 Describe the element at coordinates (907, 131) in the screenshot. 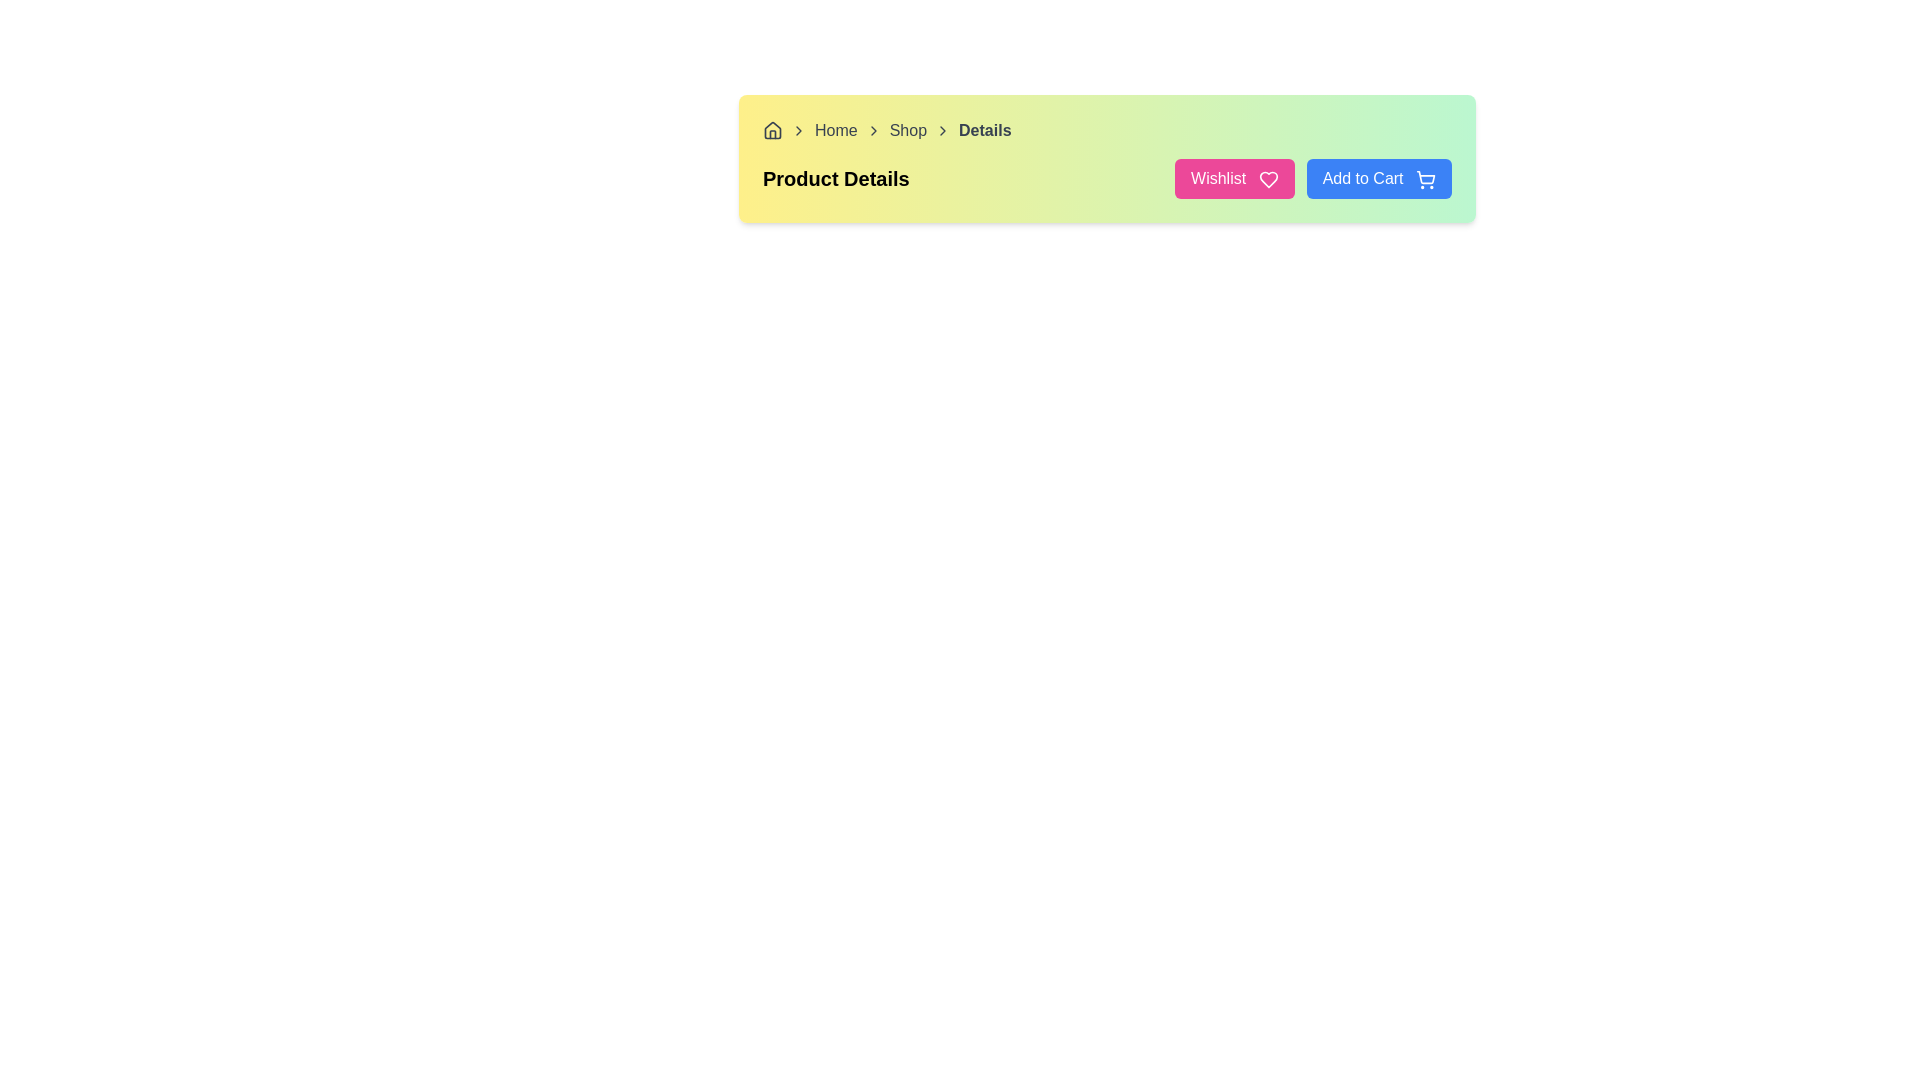

I see `the 'Shop' hyperlink in the breadcrumb navigation bar` at that location.